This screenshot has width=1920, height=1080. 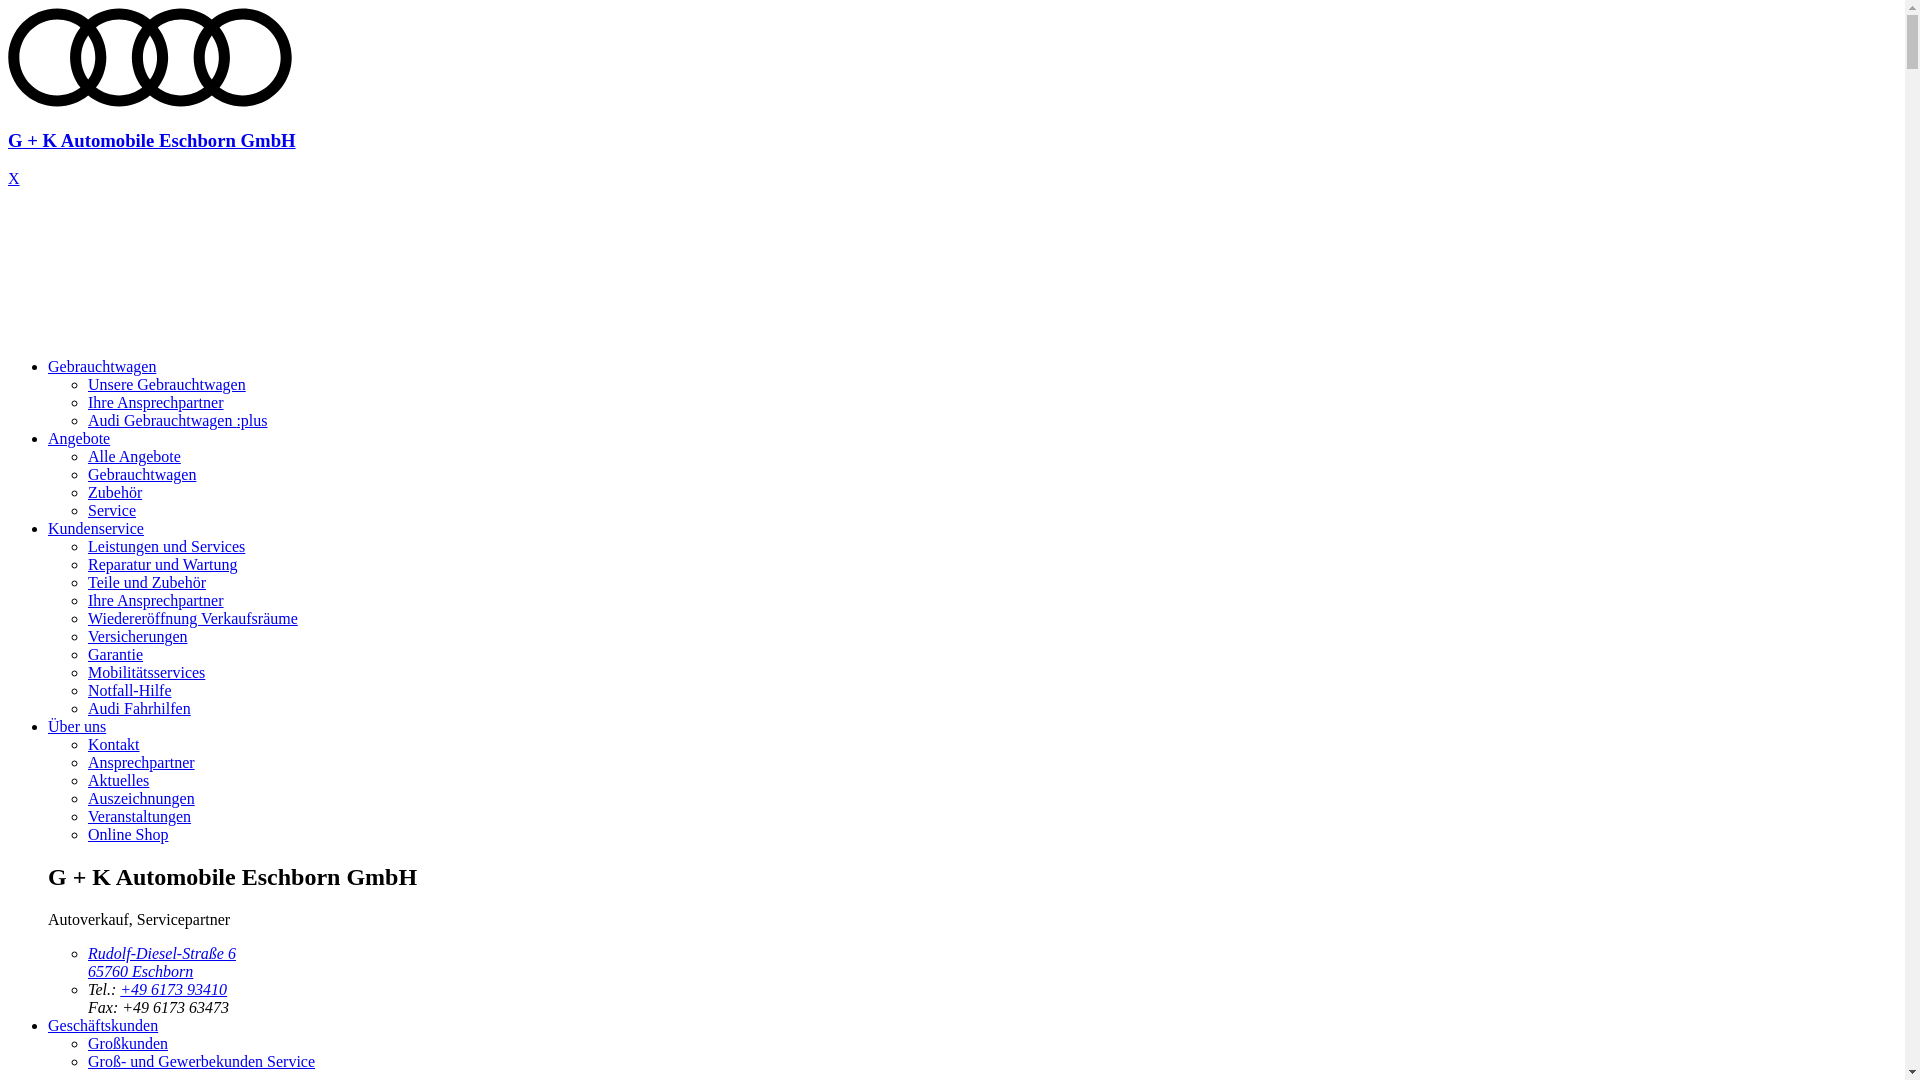 What do you see at coordinates (162, 564) in the screenshot?
I see `'Reparatur und Wartung'` at bounding box center [162, 564].